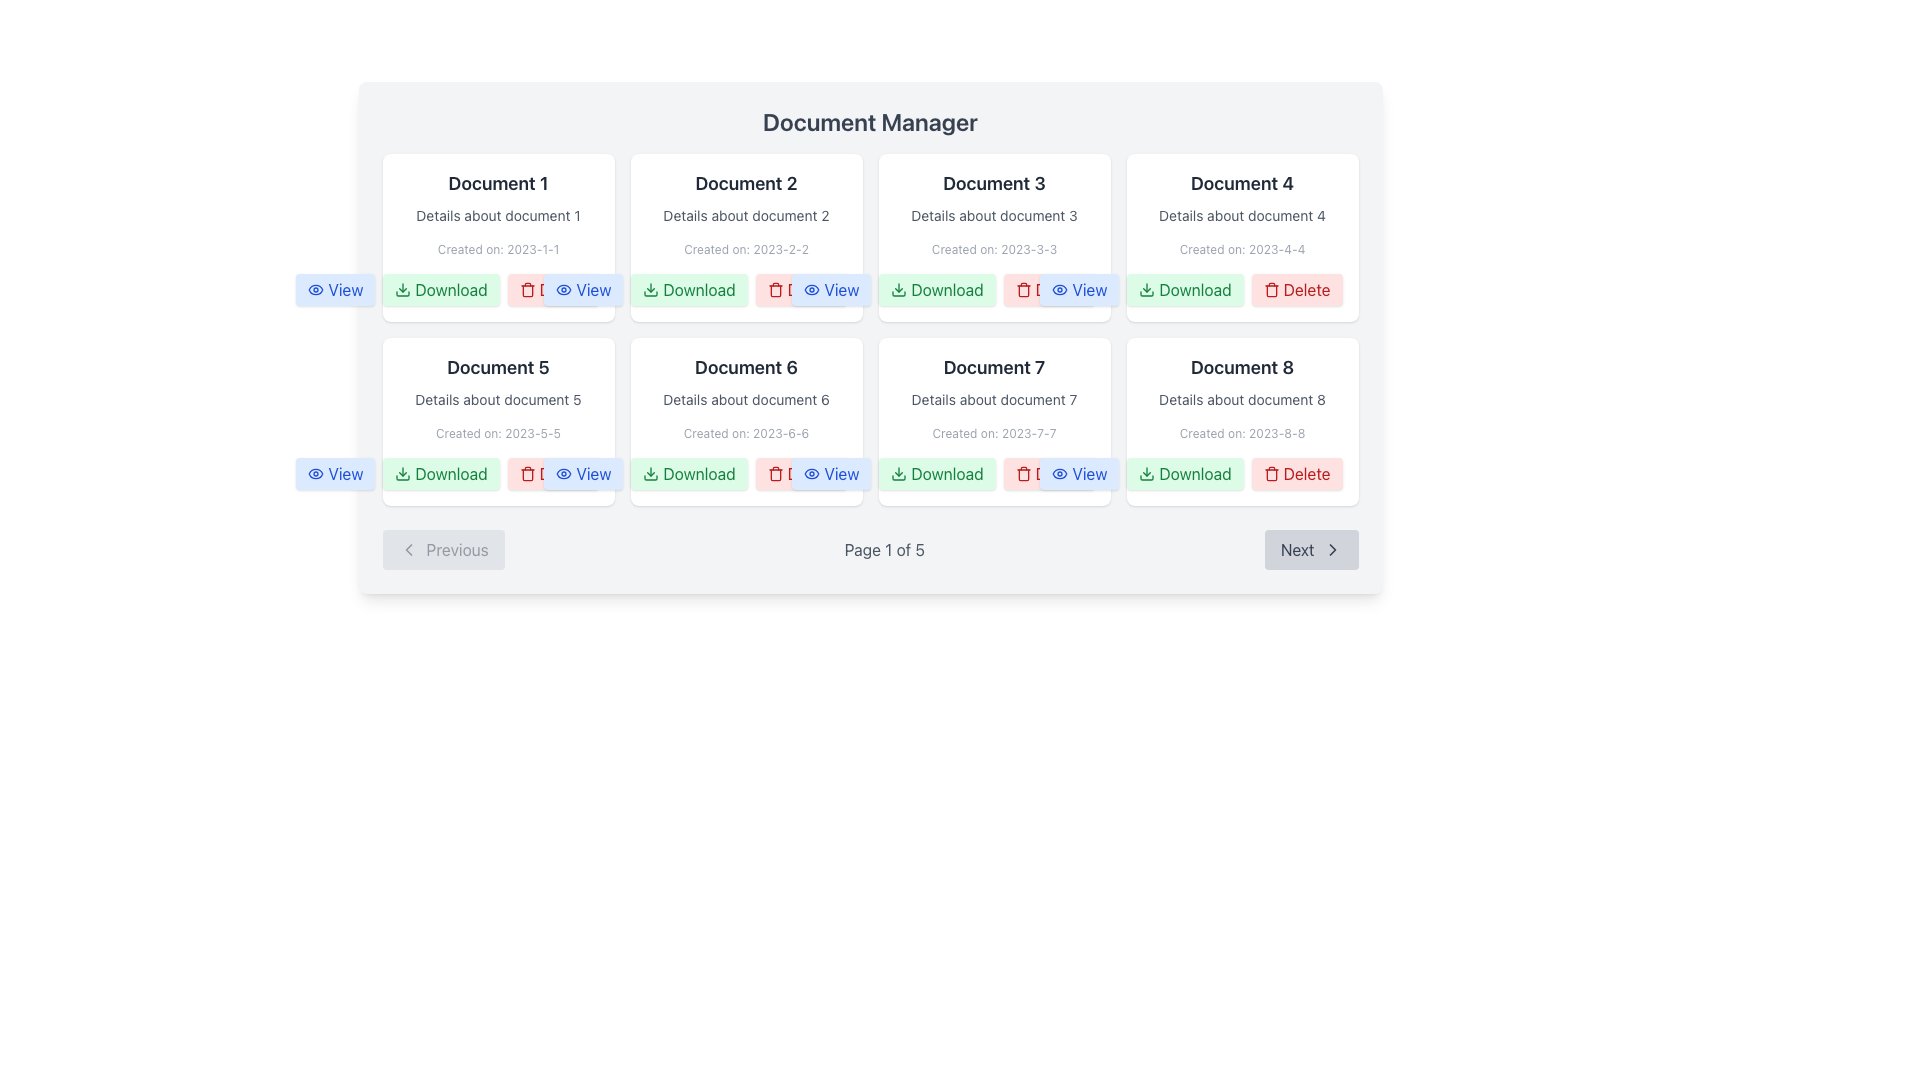 The width and height of the screenshot is (1920, 1080). Describe the element at coordinates (745, 397) in the screenshot. I see `the data display card that presents information about 'Document 6', located in the second row and third column of the document card grid` at that location.